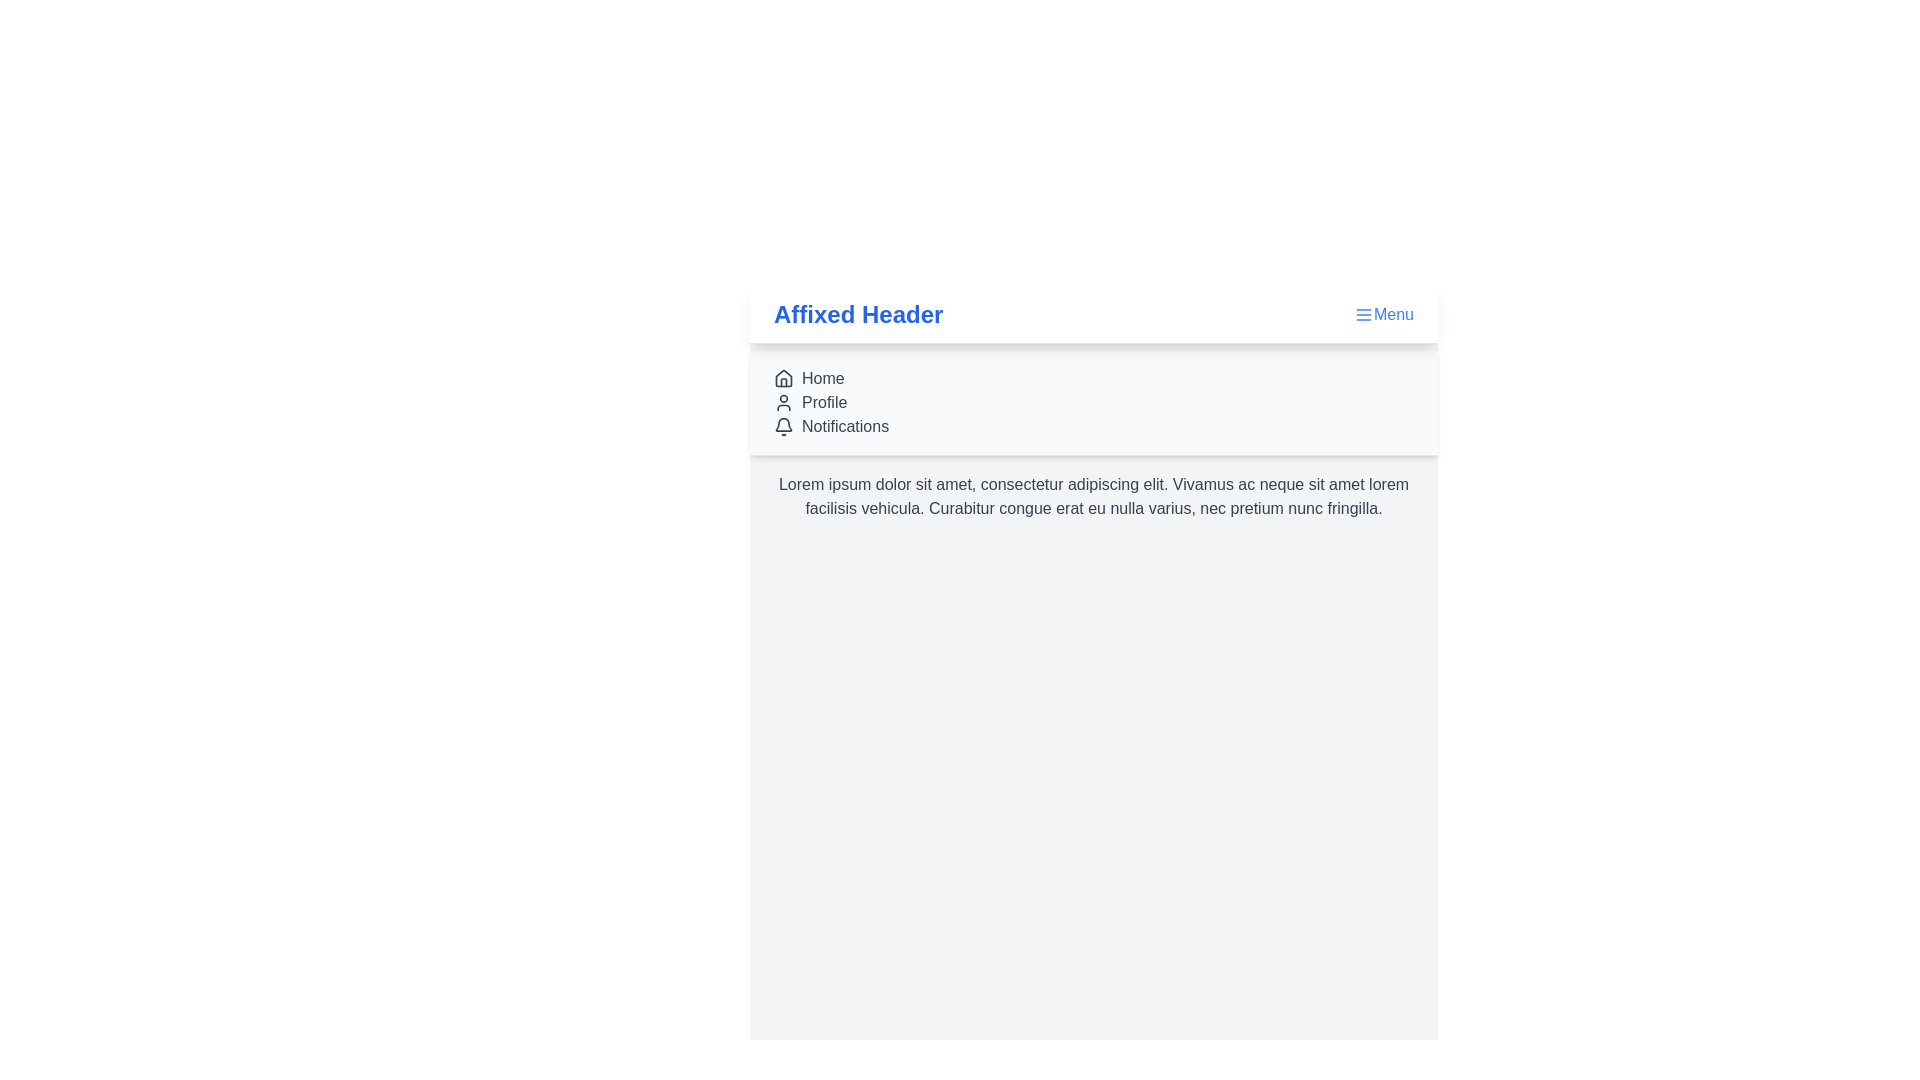 This screenshot has width=1920, height=1080. What do you see at coordinates (782, 378) in the screenshot?
I see `the 'Home' navigation icon located at the top-left of the navigational panel` at bounding box center [782, 378].